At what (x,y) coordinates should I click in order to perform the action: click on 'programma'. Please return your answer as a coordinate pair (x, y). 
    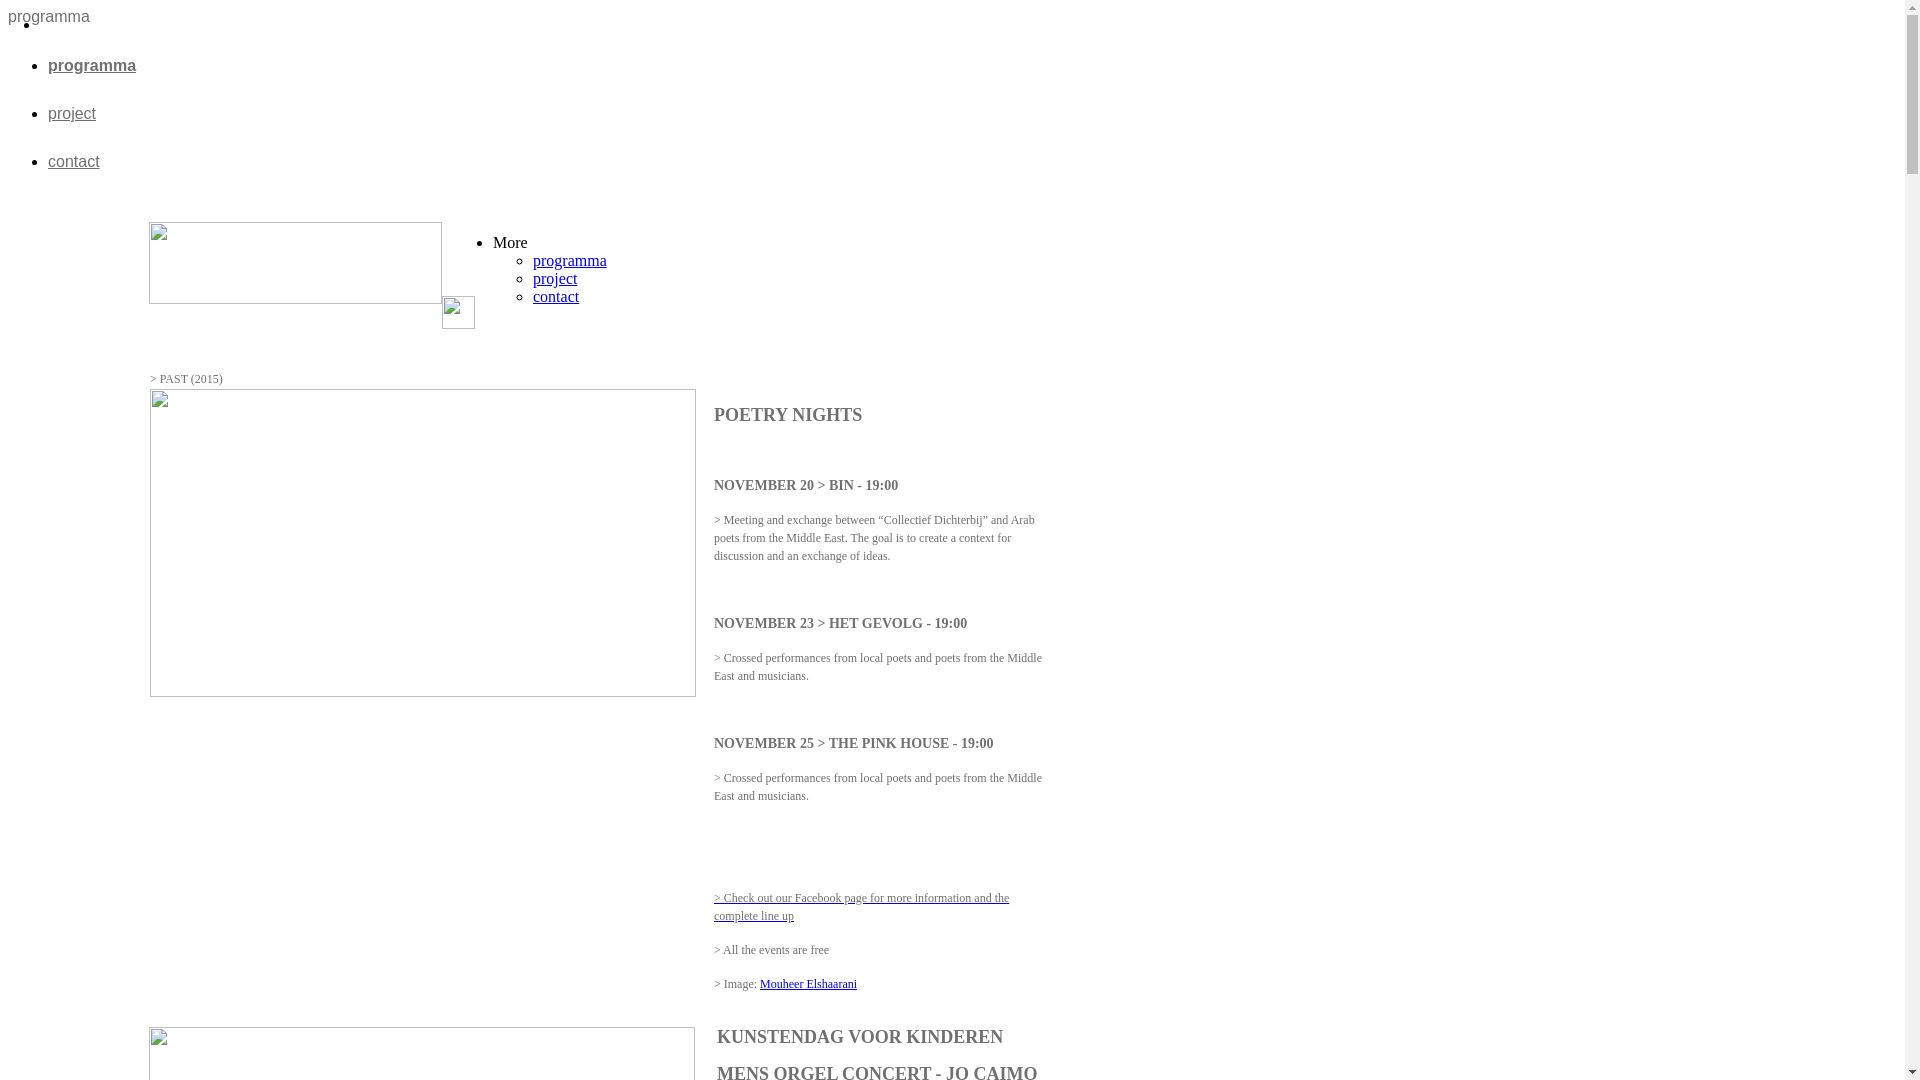
    Looking at the image, I should click on (90, 64).